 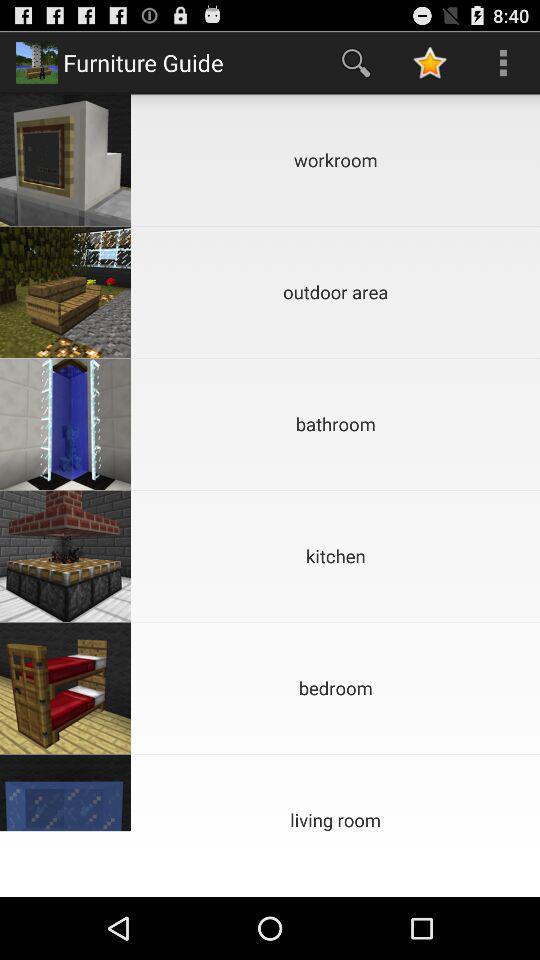 I want to click on app above workroom, so click(x=355, y=62).